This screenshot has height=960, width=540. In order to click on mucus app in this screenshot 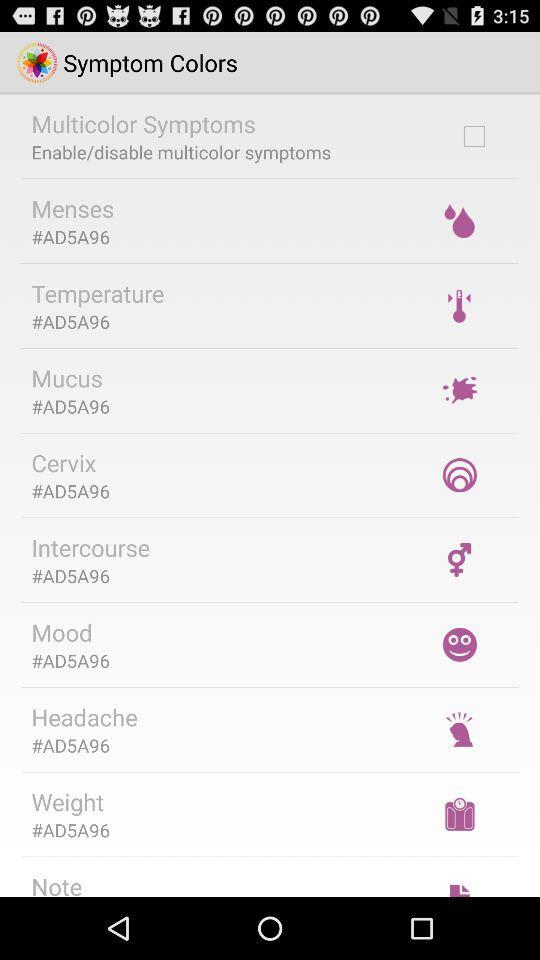, I will do `click(67, 377)`.